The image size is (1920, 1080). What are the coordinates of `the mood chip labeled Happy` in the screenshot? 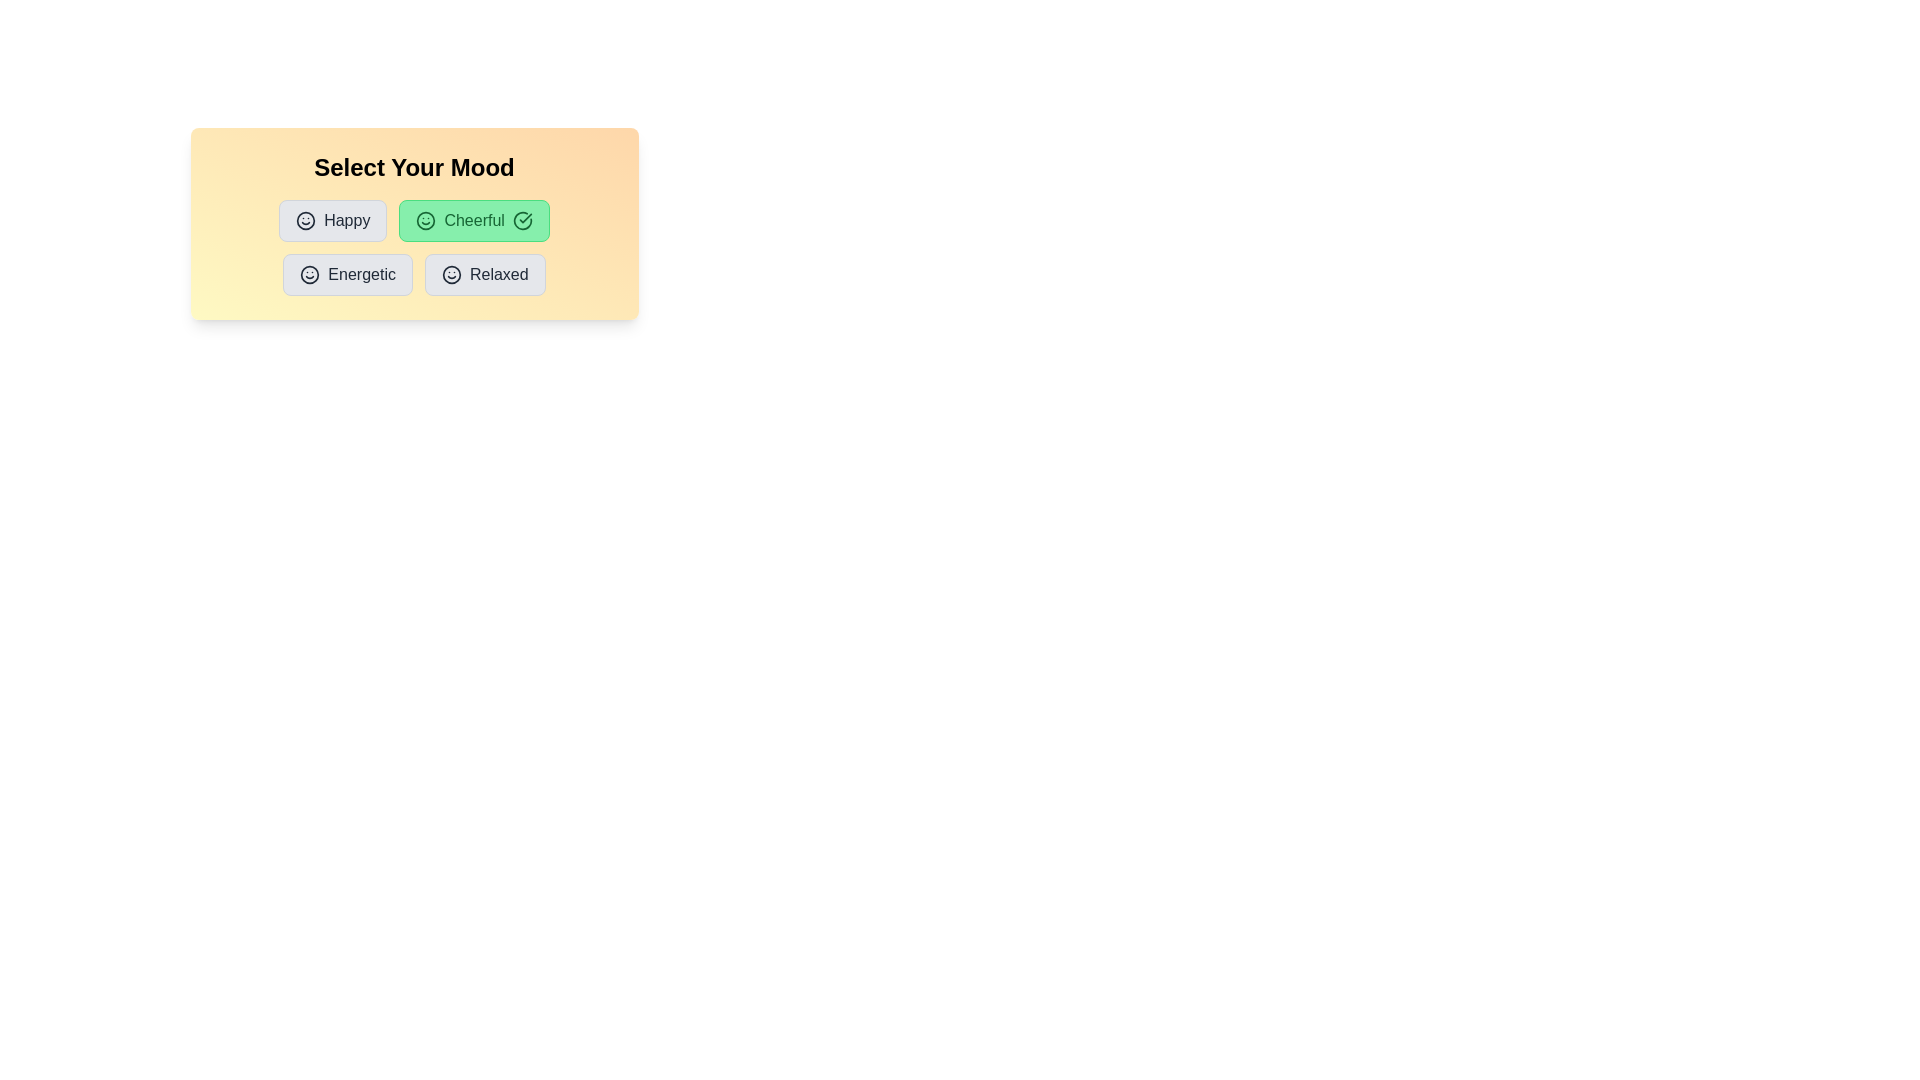 It's located at (333, 220).